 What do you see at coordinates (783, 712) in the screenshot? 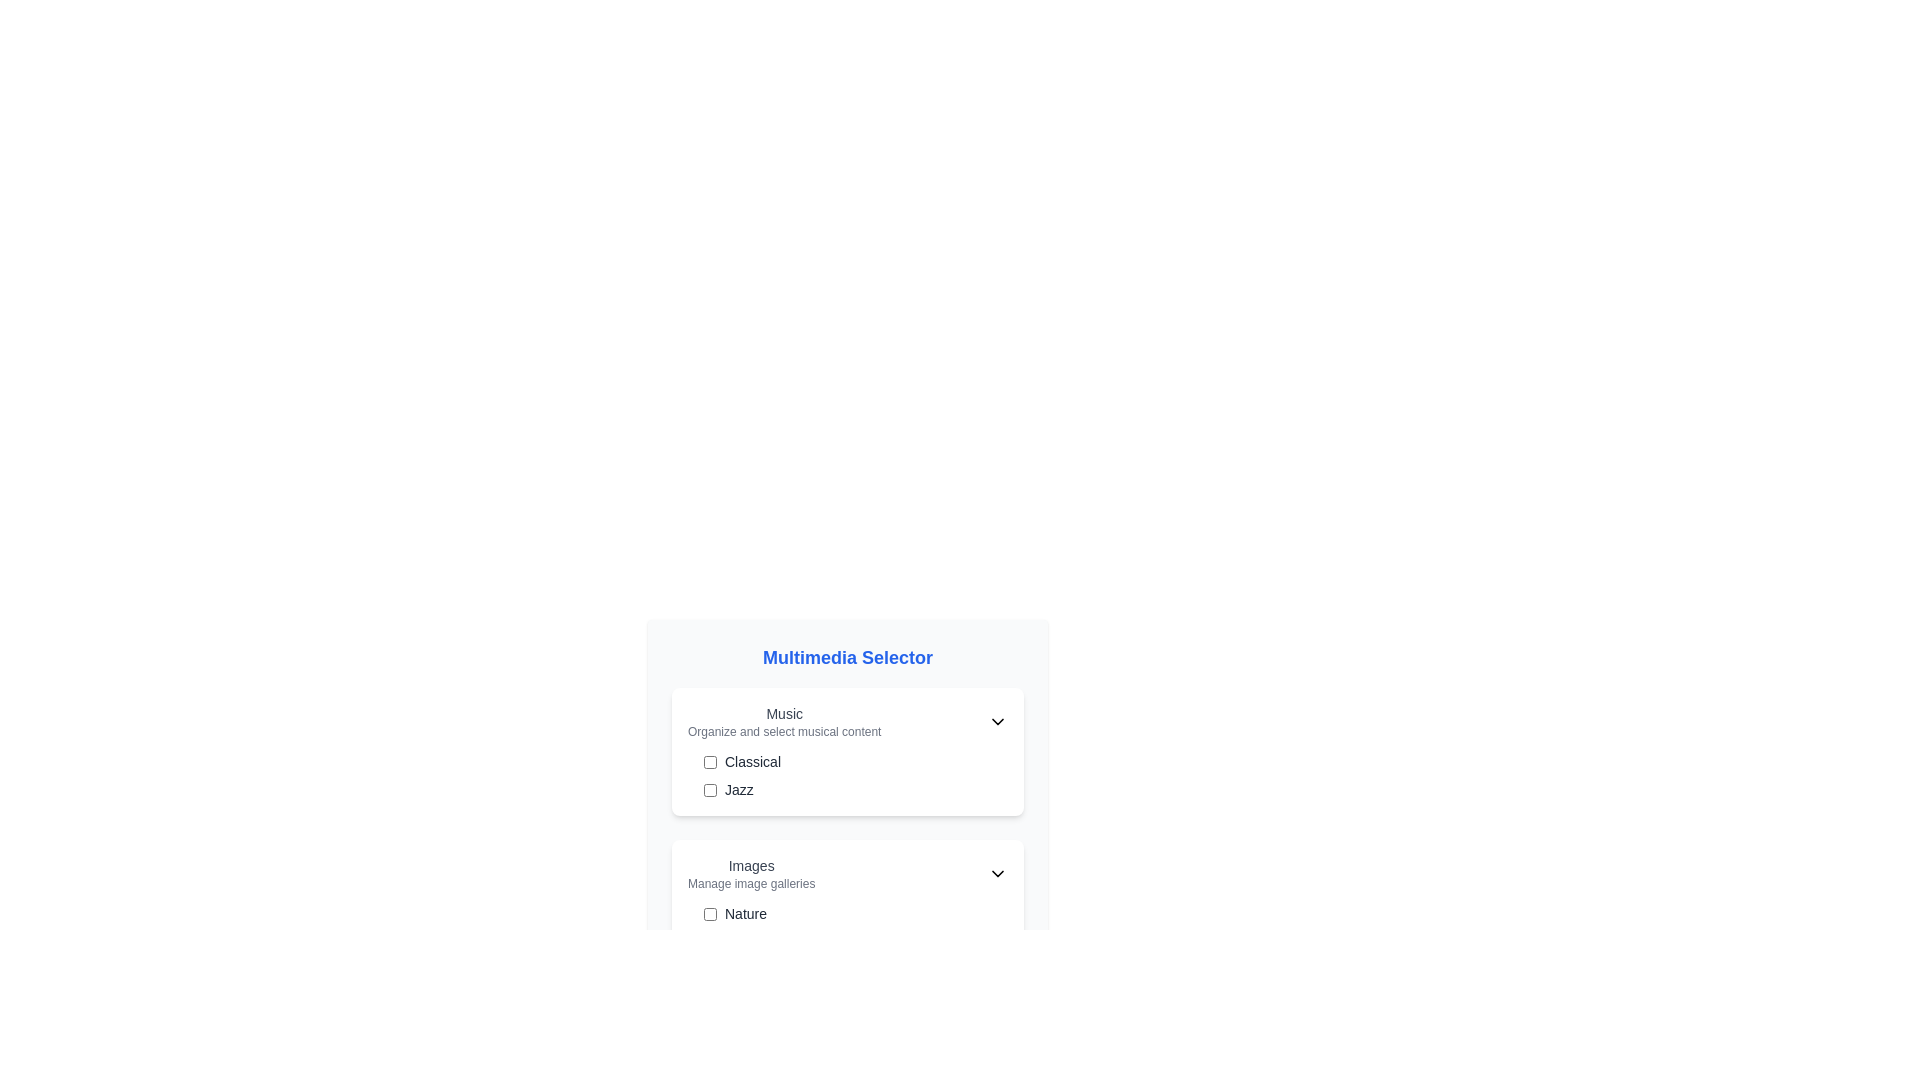
I see `the 'Music' text label, which is displayed in a small font size with a medium-weight typeface, centrally aligned above the subtitle 'Organize and select musical content'` at bounding box center [783, 712].